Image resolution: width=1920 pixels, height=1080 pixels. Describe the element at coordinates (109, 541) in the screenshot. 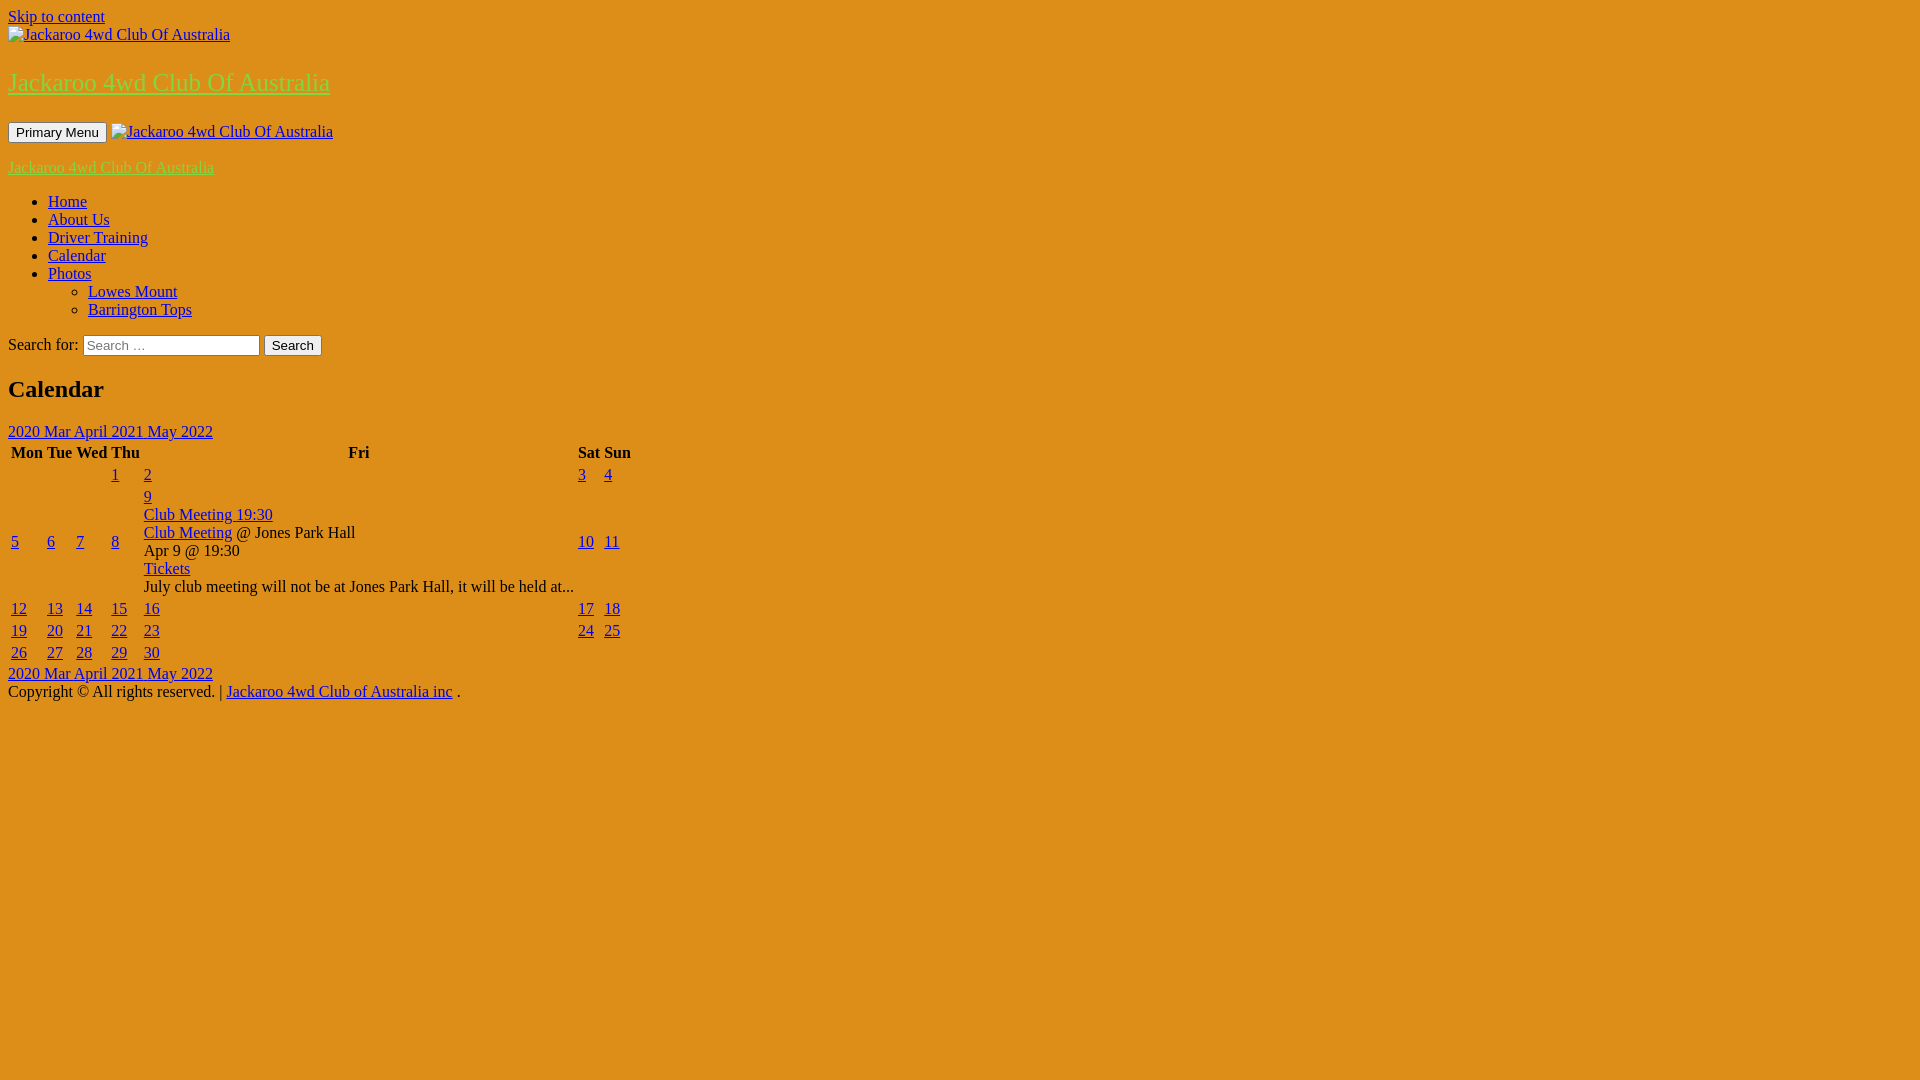

I see `'8'` at that location.